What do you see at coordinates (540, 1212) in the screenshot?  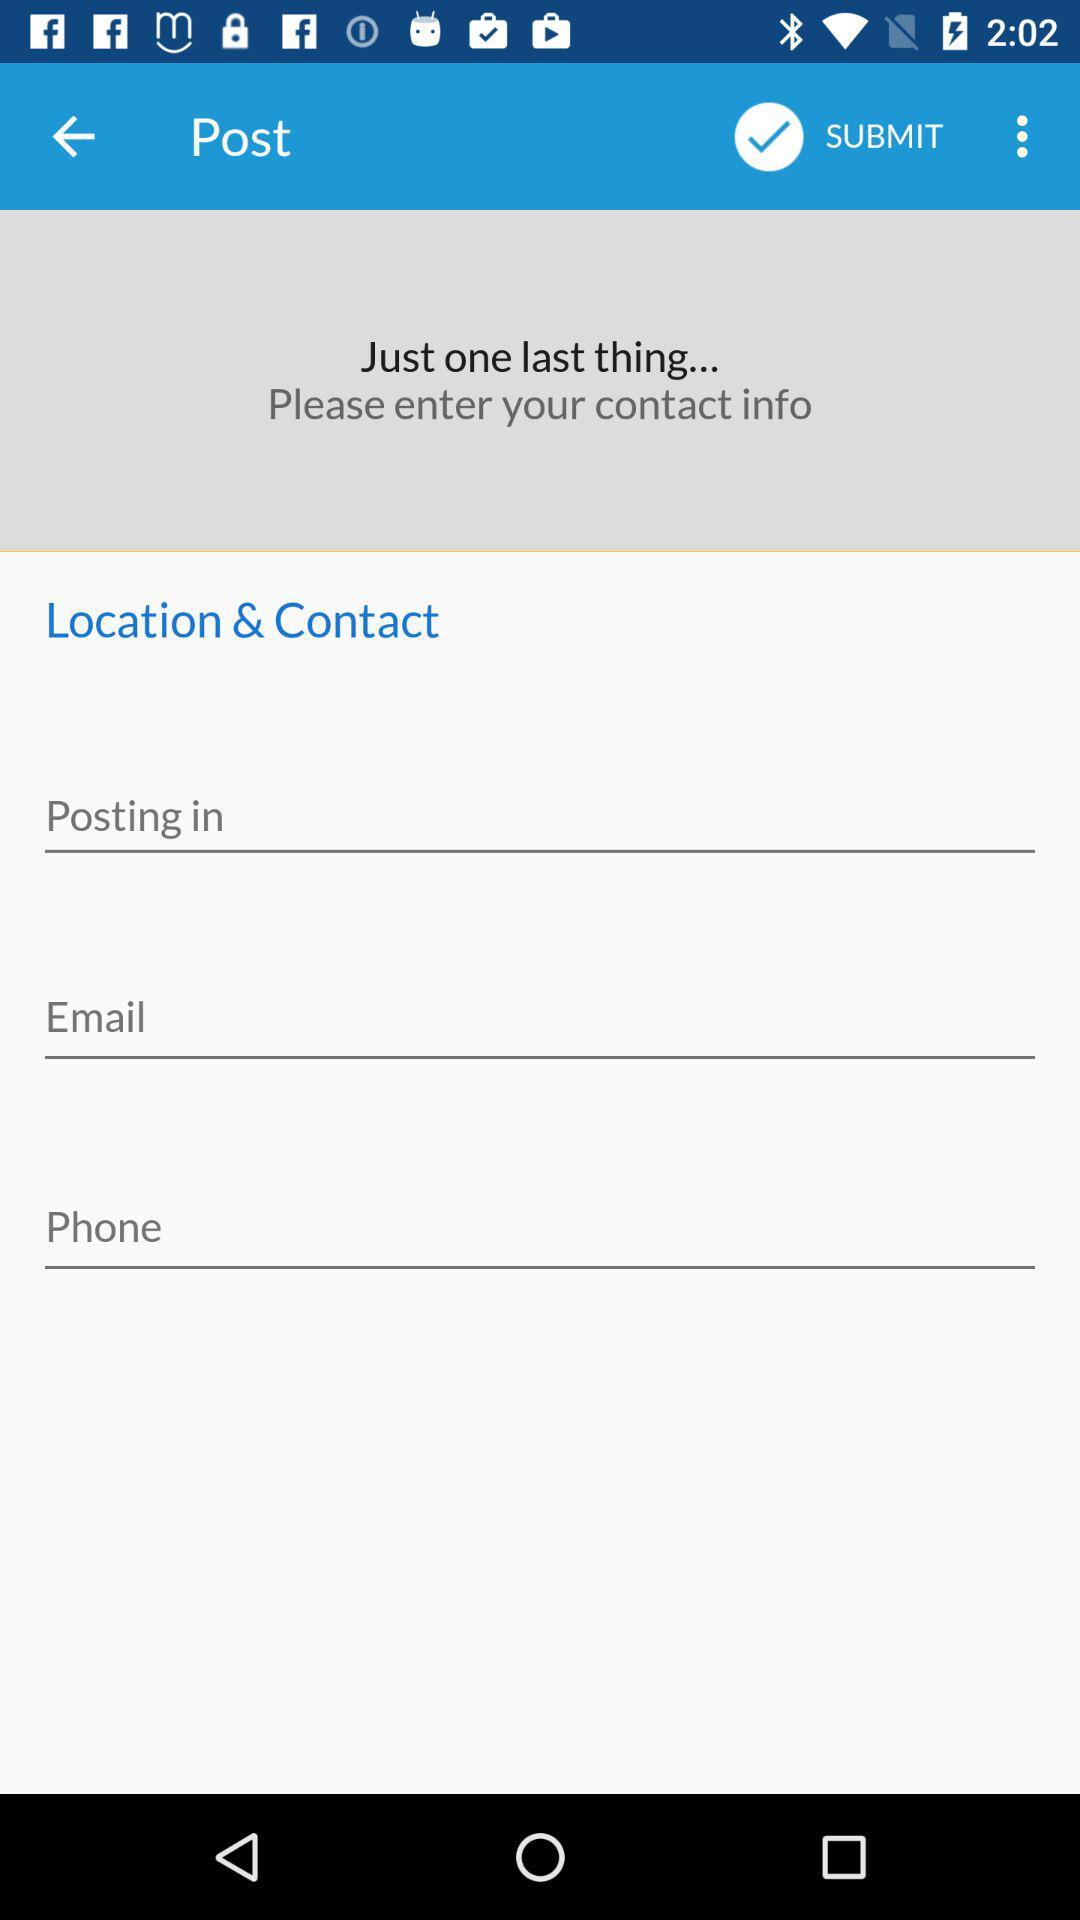 I see `phone textbox` at bounding box center [540, 1212].